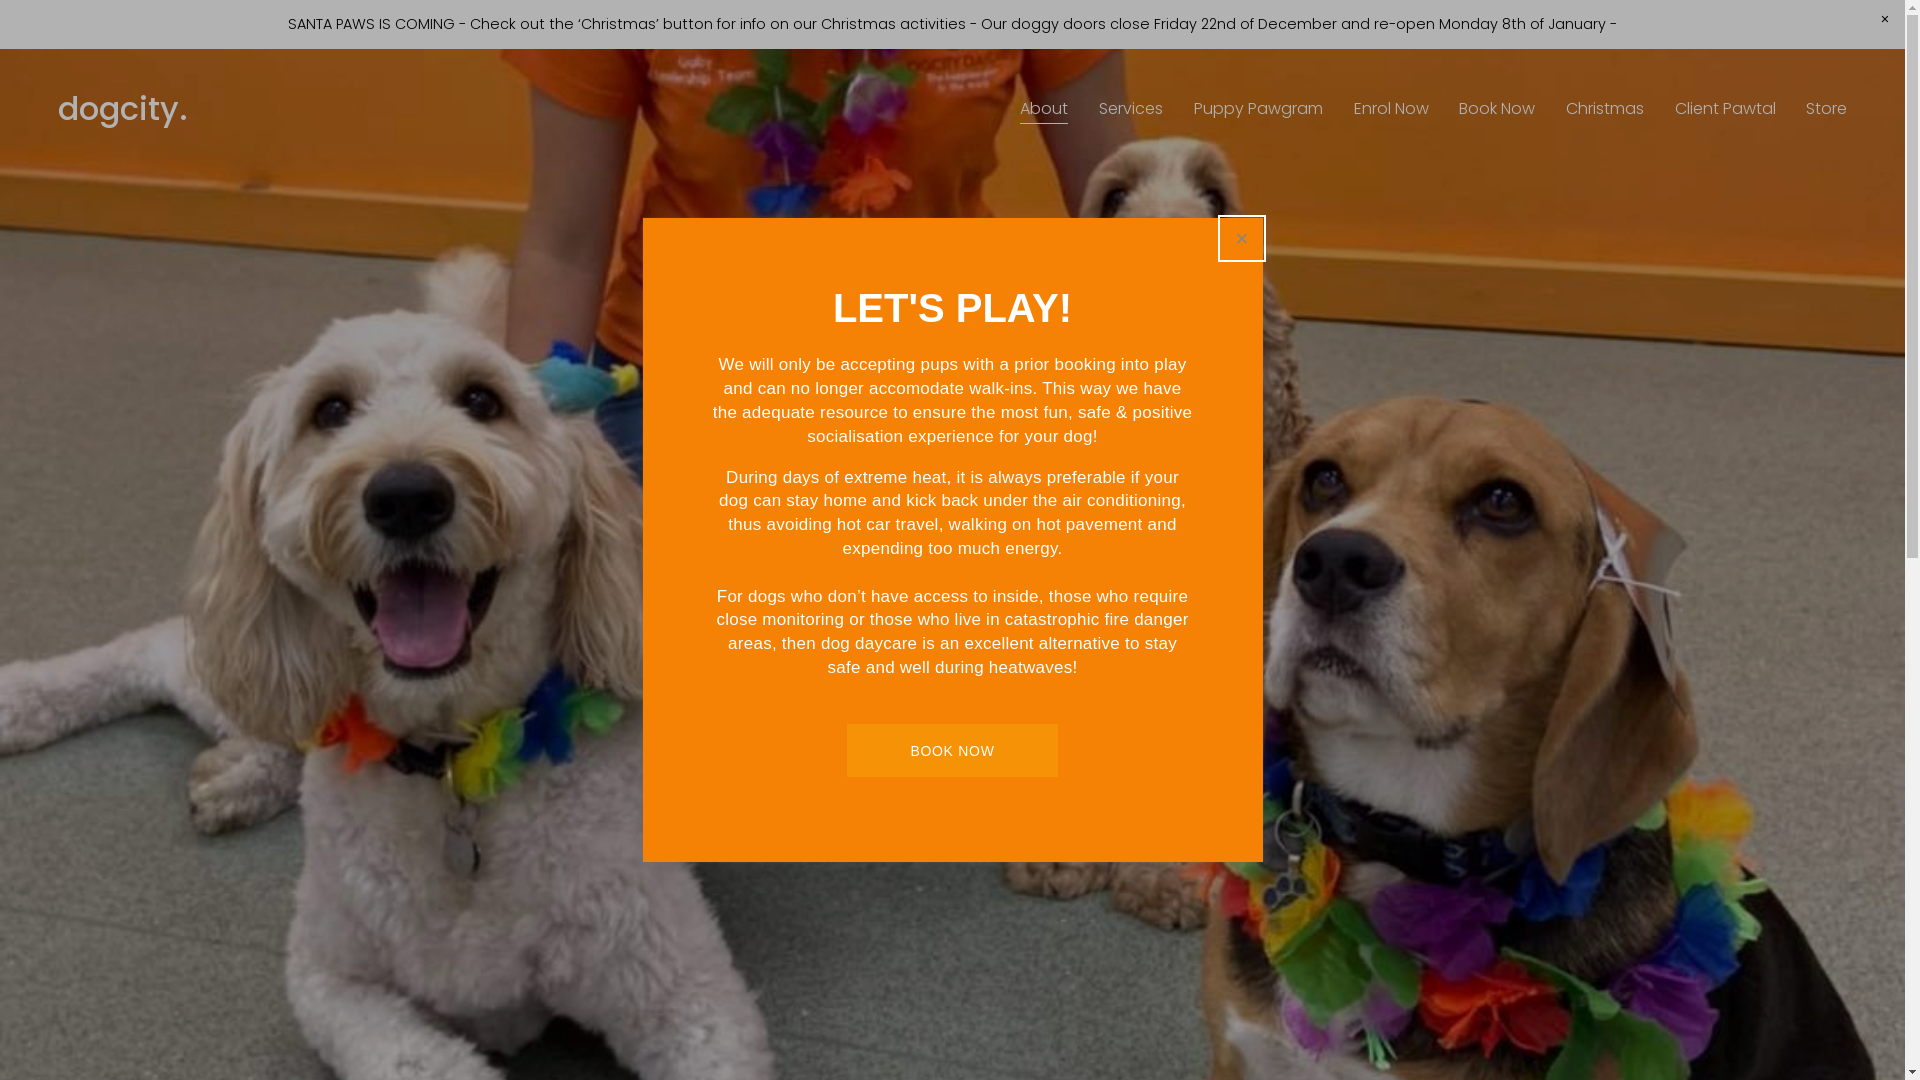 The height and width of the screenshot is (1080, 1920). Describe the element at coordinates (1390, 110) in the screenshot. I see `'Enrol Now'` at that location.